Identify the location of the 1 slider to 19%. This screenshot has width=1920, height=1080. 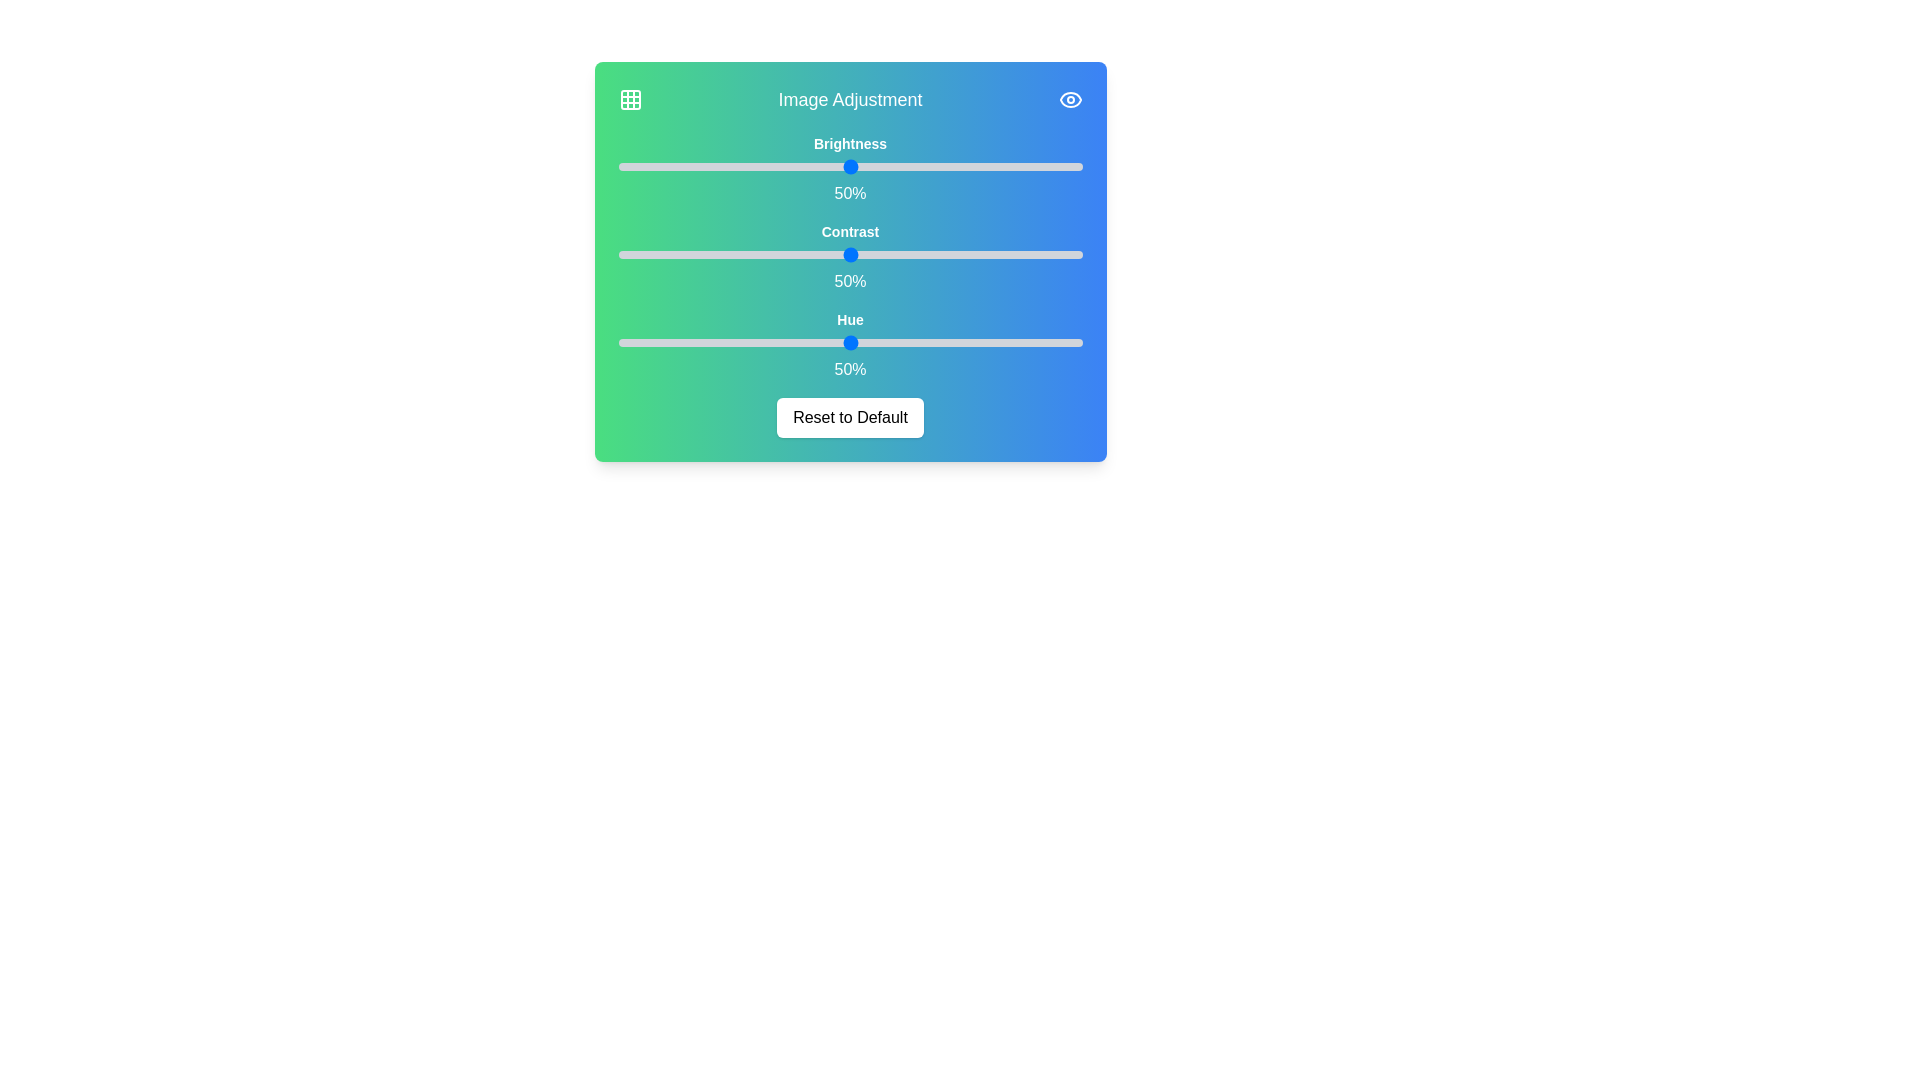
(937, 253).